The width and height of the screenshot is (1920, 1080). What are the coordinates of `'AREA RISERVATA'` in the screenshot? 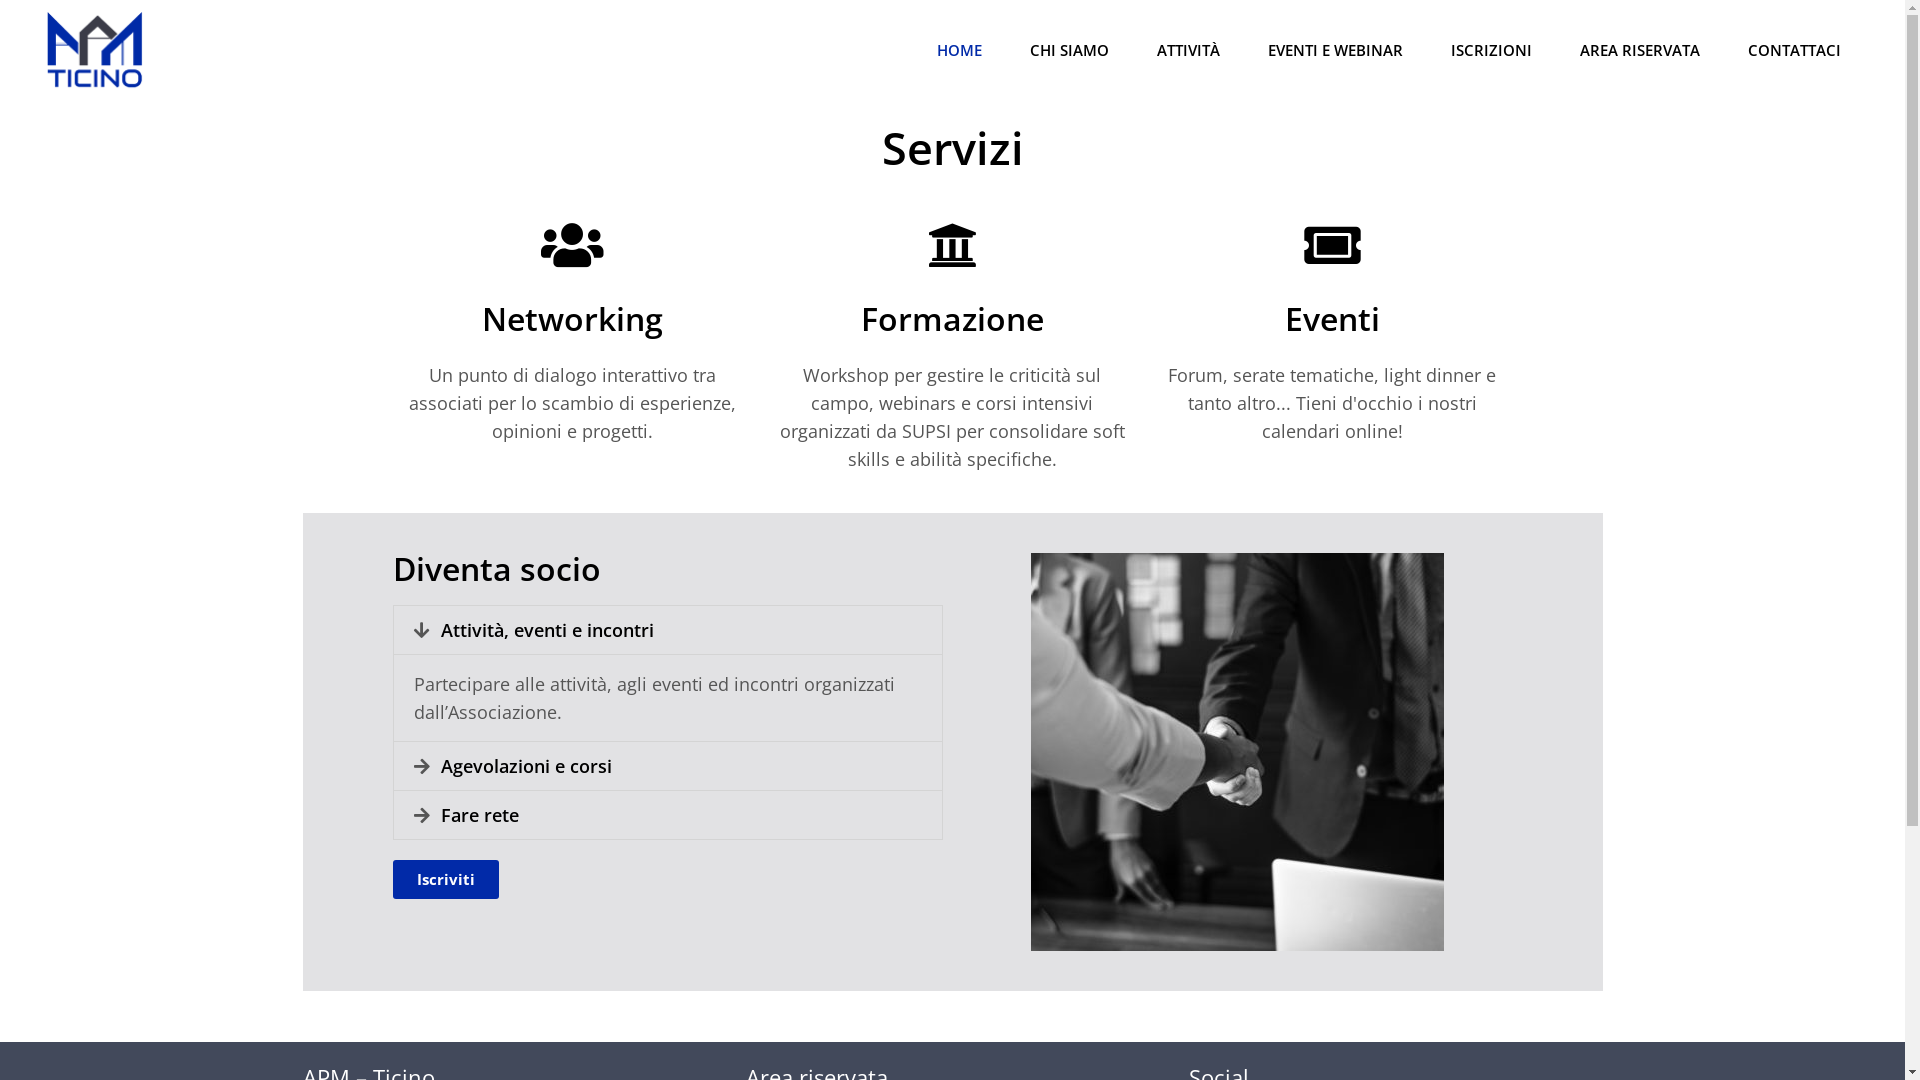 It's located at (1640, 49).